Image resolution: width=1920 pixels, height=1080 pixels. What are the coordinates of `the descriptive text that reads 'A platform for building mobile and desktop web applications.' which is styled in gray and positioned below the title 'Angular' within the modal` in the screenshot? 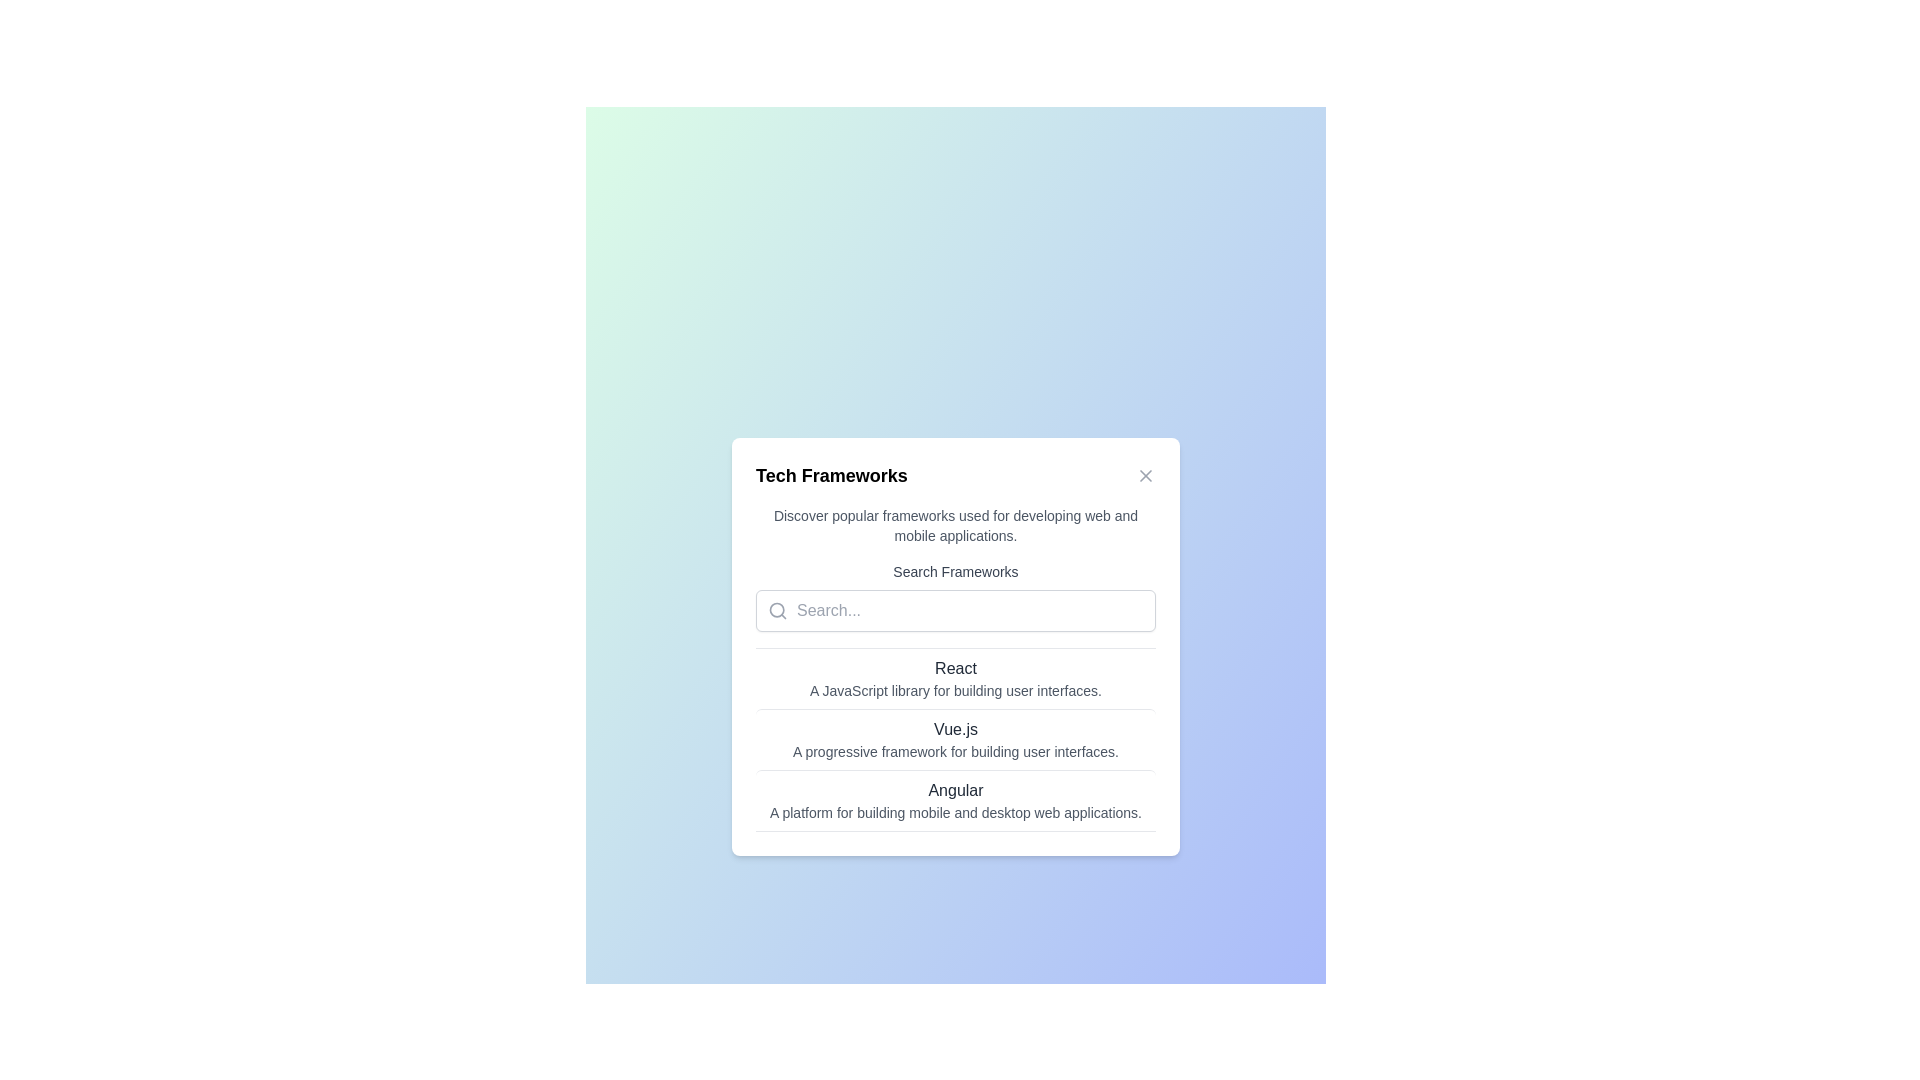 It's located at (954, 813).